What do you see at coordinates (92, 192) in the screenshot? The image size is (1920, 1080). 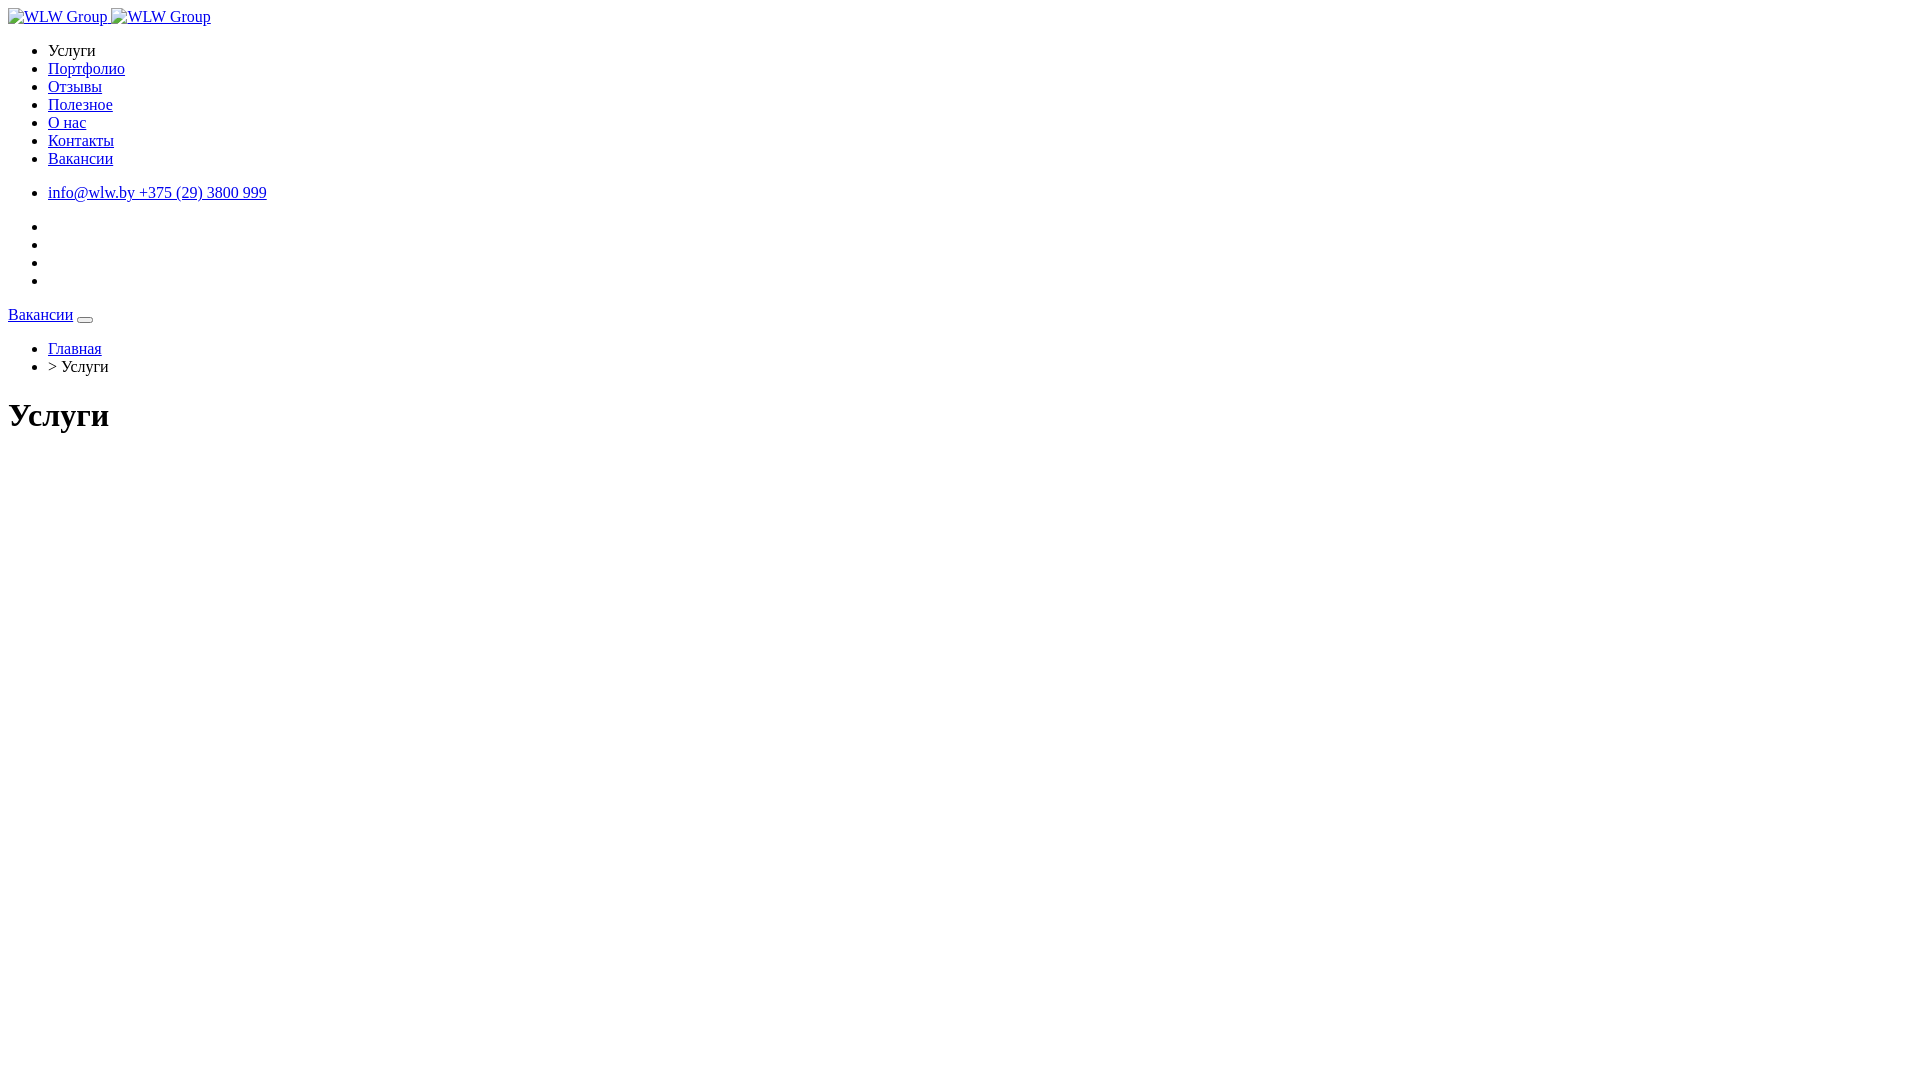 I see `'info@wlw.by'` at bounding box center [92, 192].